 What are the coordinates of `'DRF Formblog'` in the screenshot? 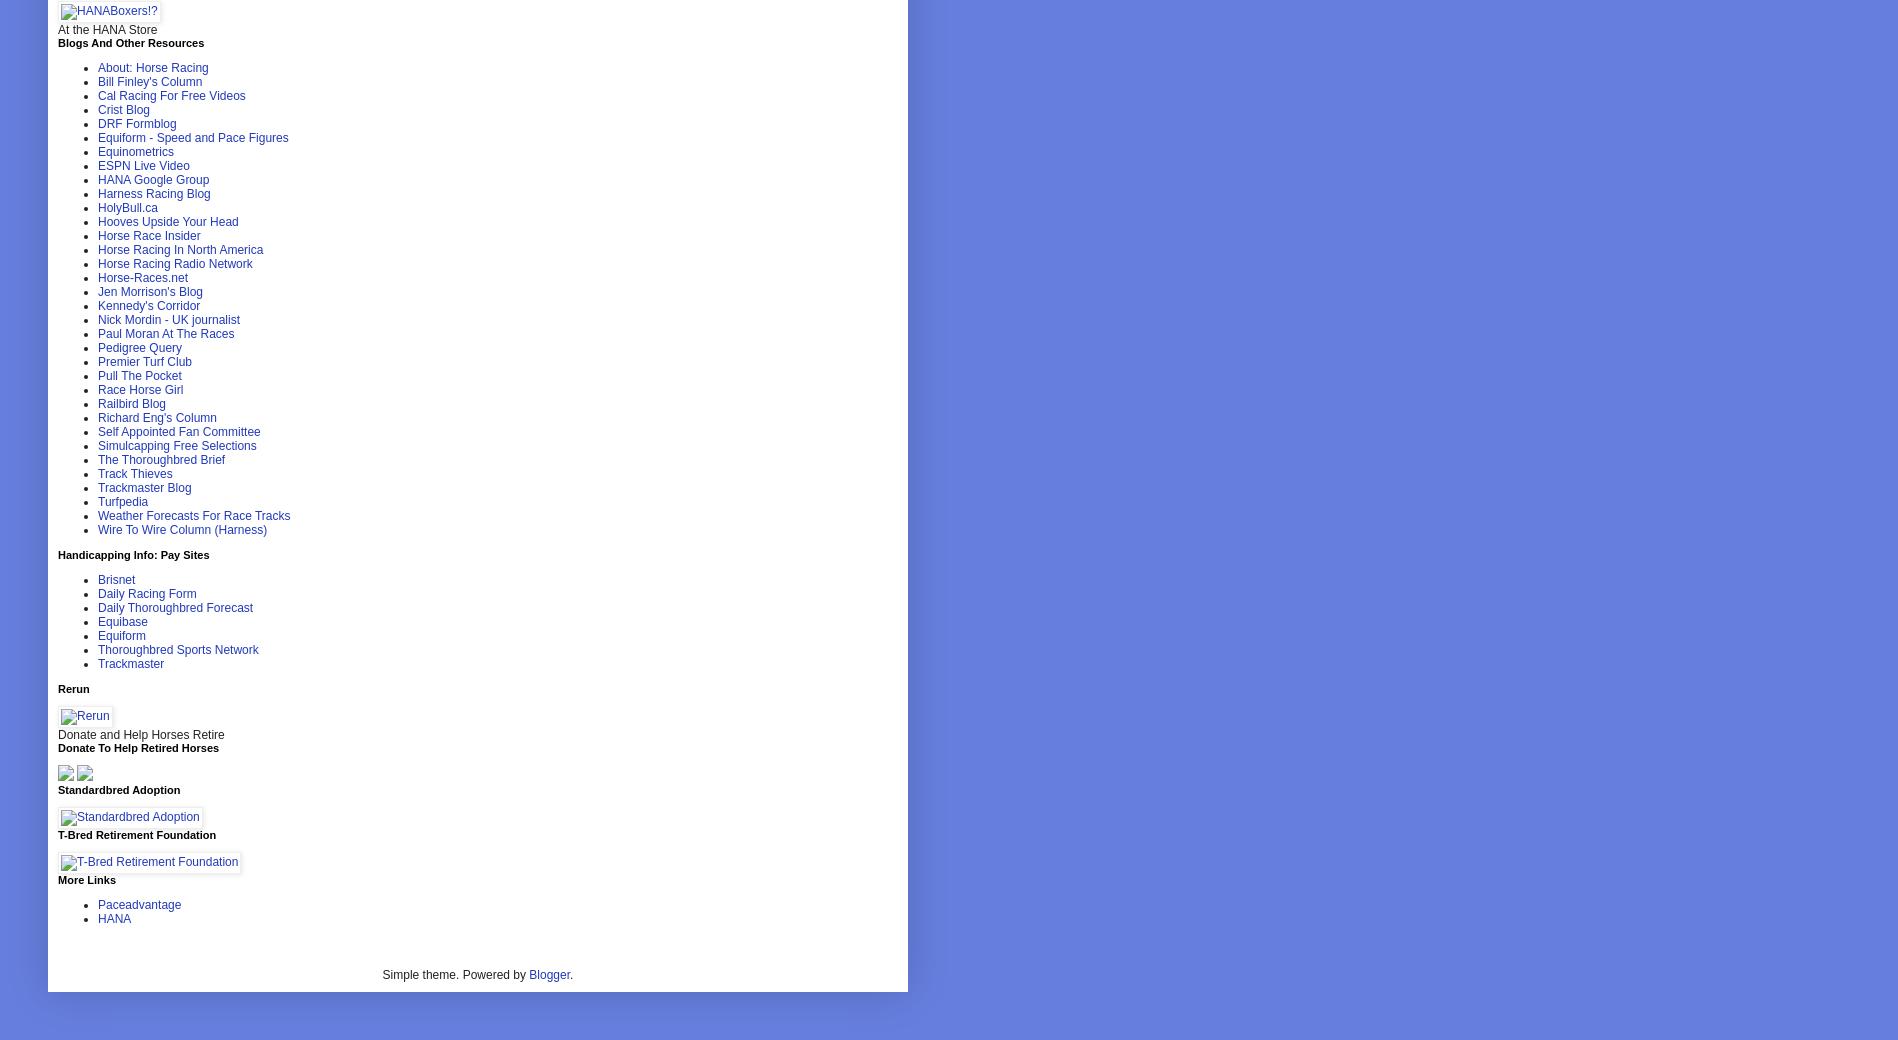 It's located at (137, 122).